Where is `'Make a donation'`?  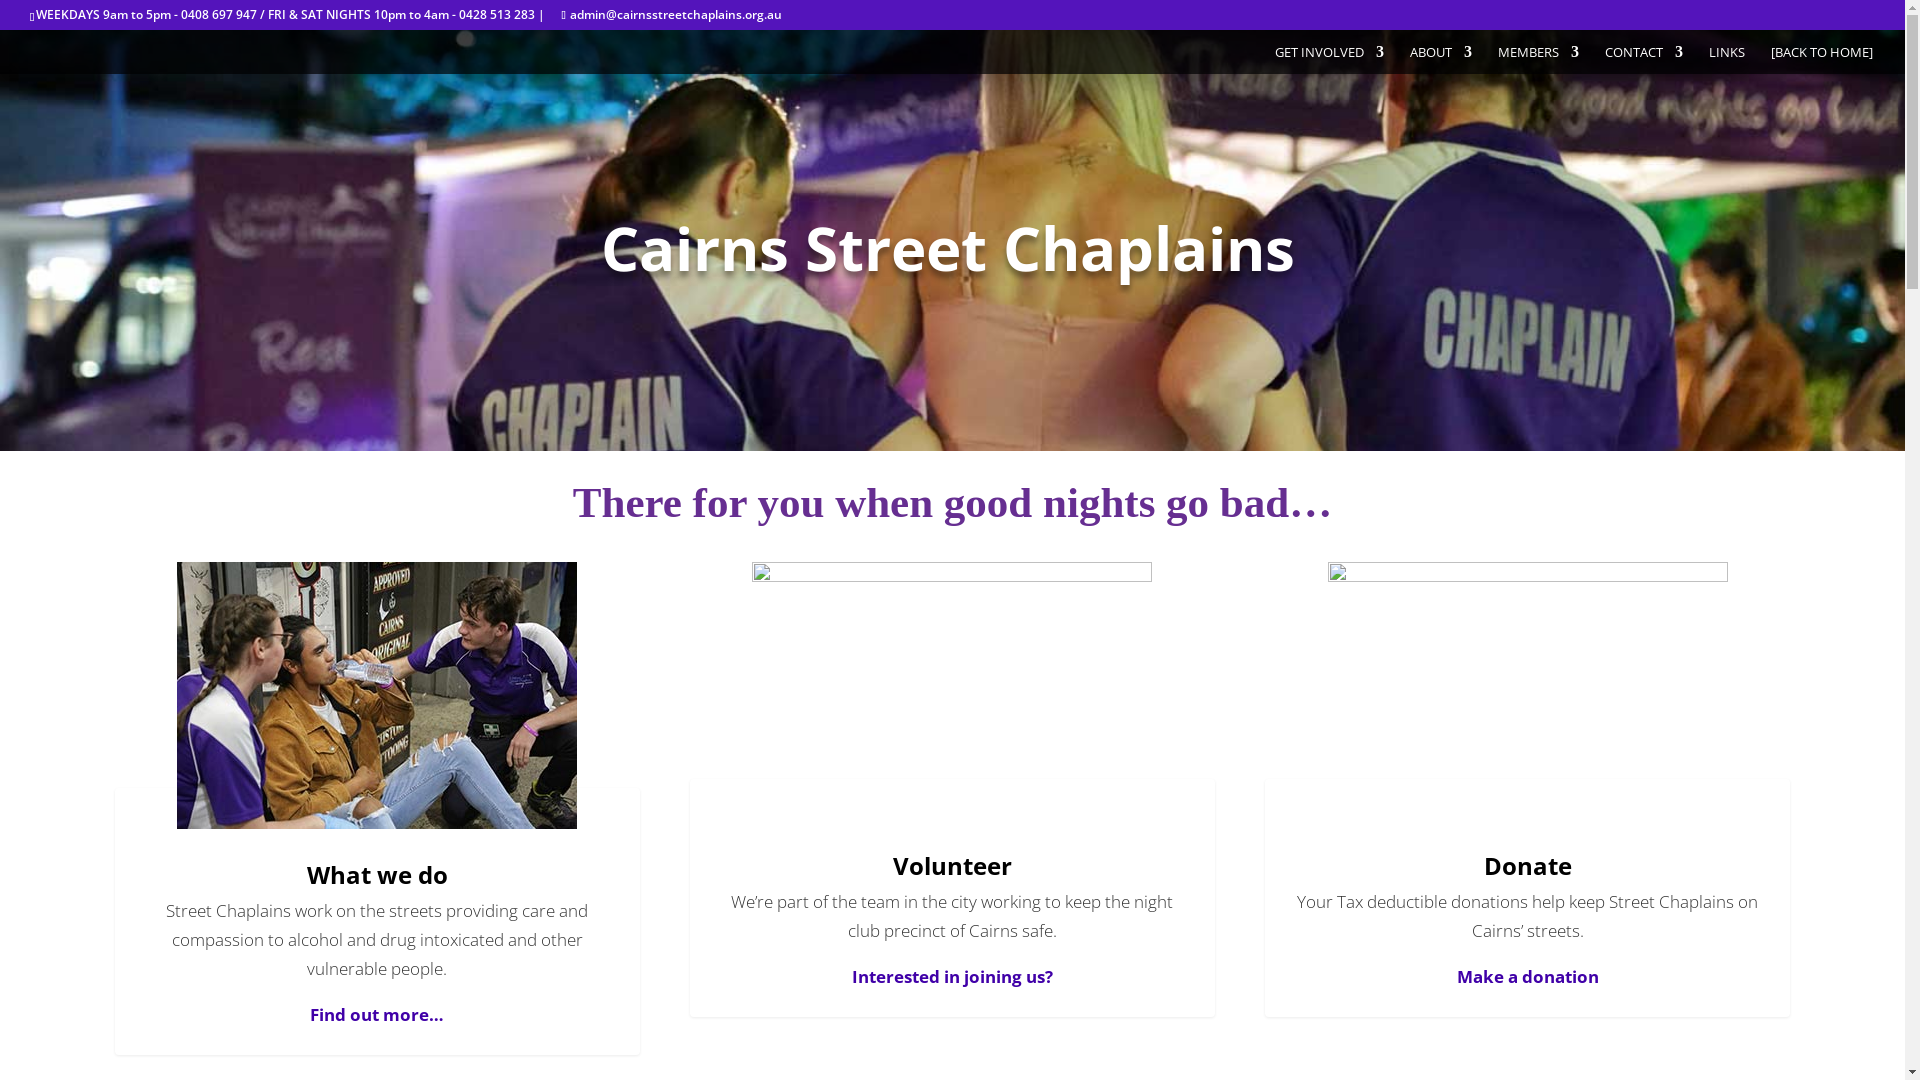
'Make a donation' is located at coordinates (1457, 975).